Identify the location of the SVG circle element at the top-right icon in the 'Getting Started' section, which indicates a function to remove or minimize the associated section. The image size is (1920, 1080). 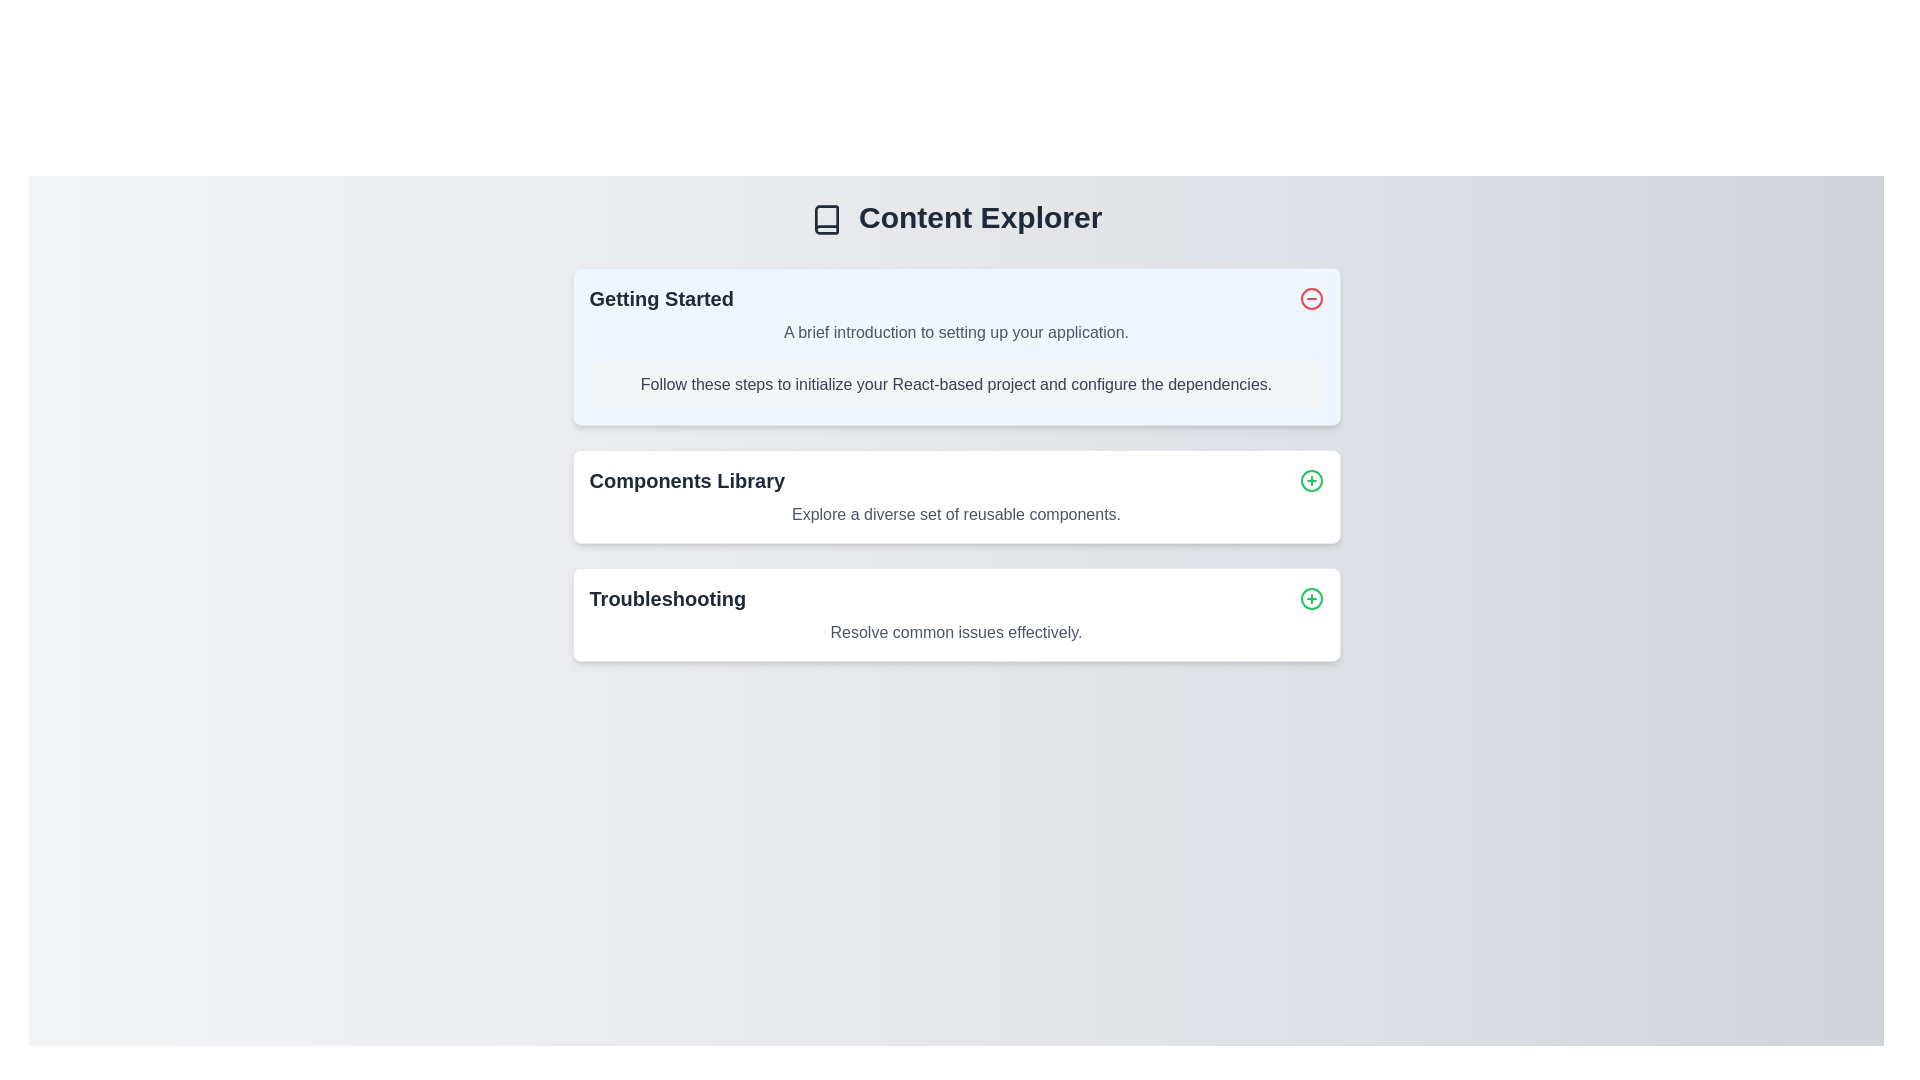
(1311, 299).